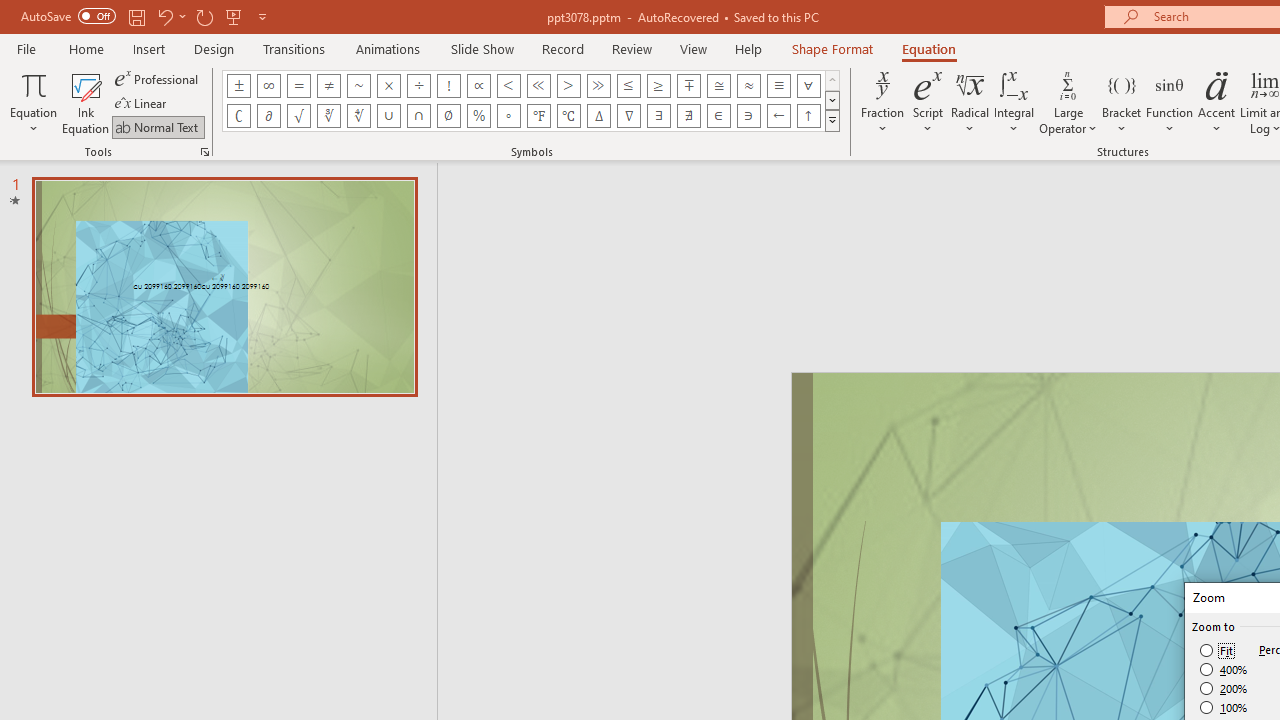 This screenshot has width=1280, height=720. I want to click on 'Equation Symbol Multiplication Sign', so click(389, 85).